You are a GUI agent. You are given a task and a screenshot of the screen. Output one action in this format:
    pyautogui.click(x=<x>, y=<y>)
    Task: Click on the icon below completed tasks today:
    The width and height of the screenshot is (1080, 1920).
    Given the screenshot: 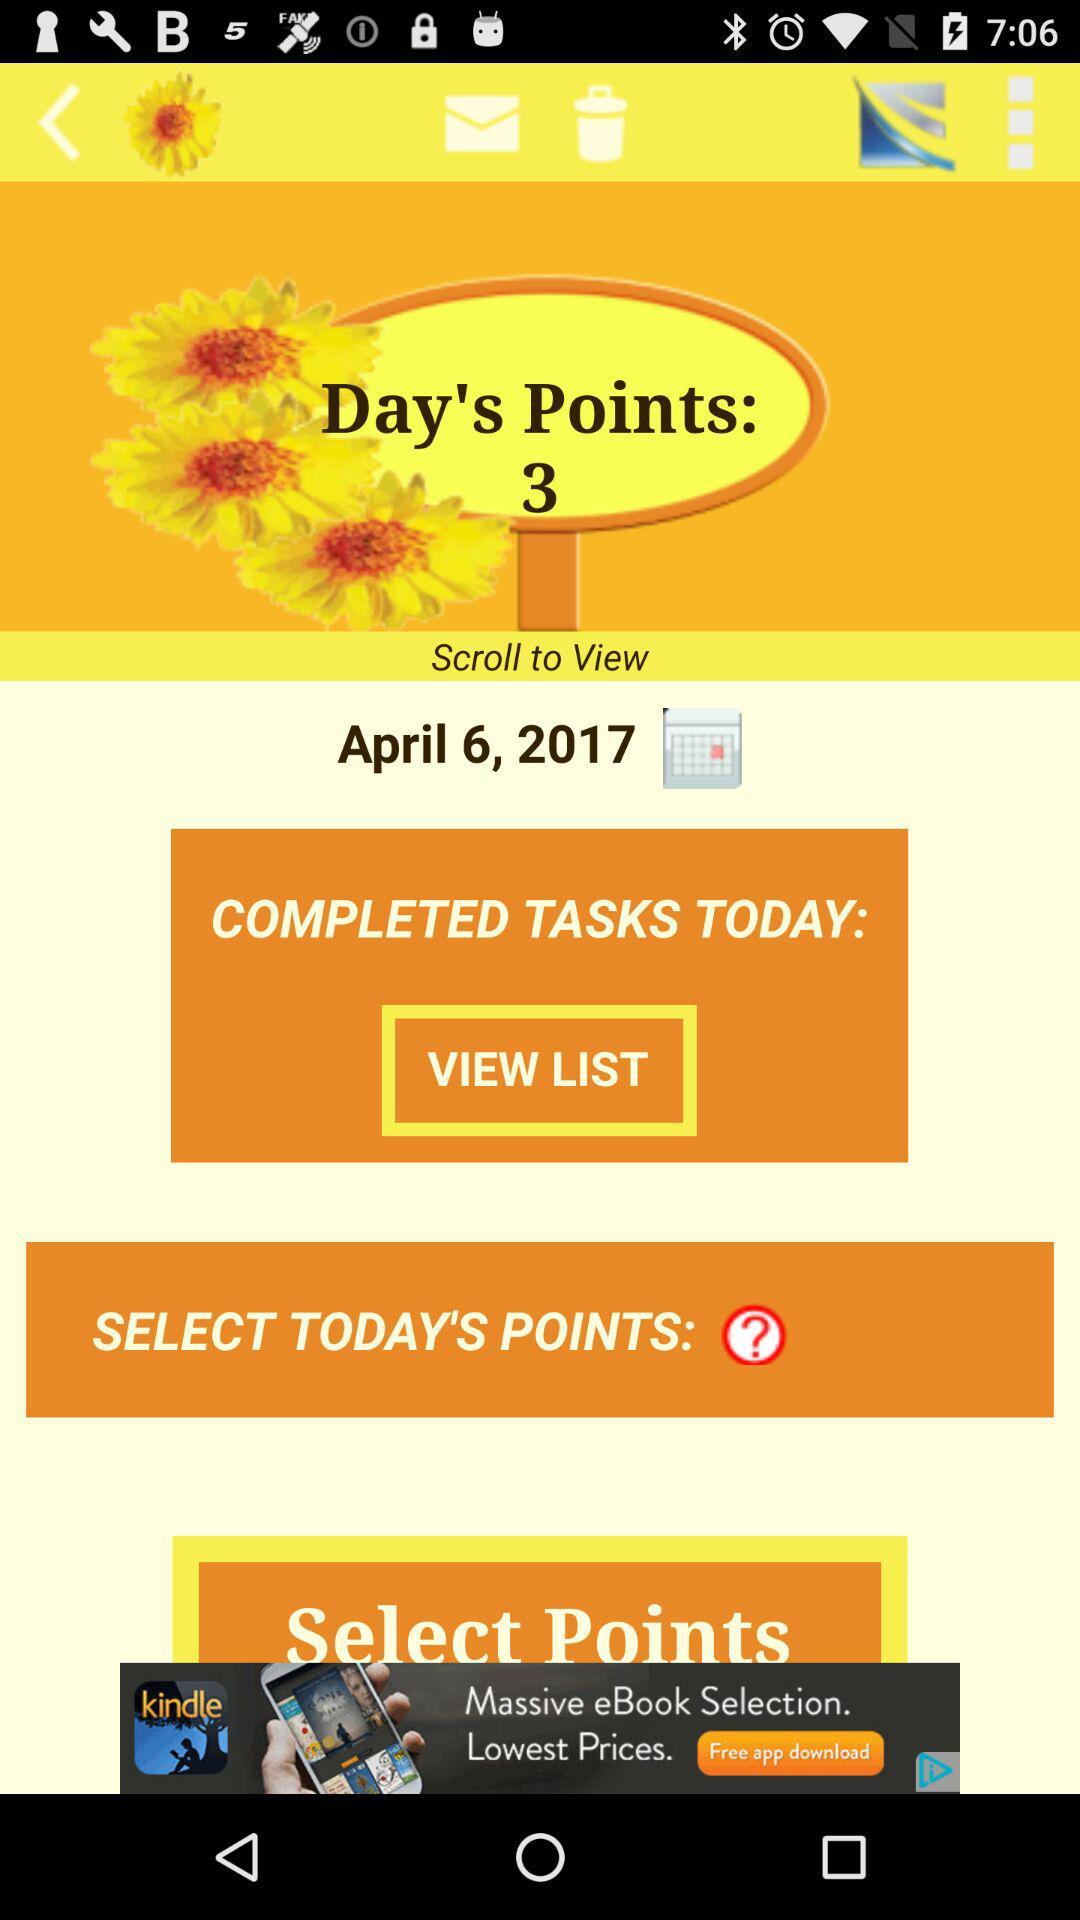 What is the action you would take?
    pyautogui.click(x=754, y=1335)
    